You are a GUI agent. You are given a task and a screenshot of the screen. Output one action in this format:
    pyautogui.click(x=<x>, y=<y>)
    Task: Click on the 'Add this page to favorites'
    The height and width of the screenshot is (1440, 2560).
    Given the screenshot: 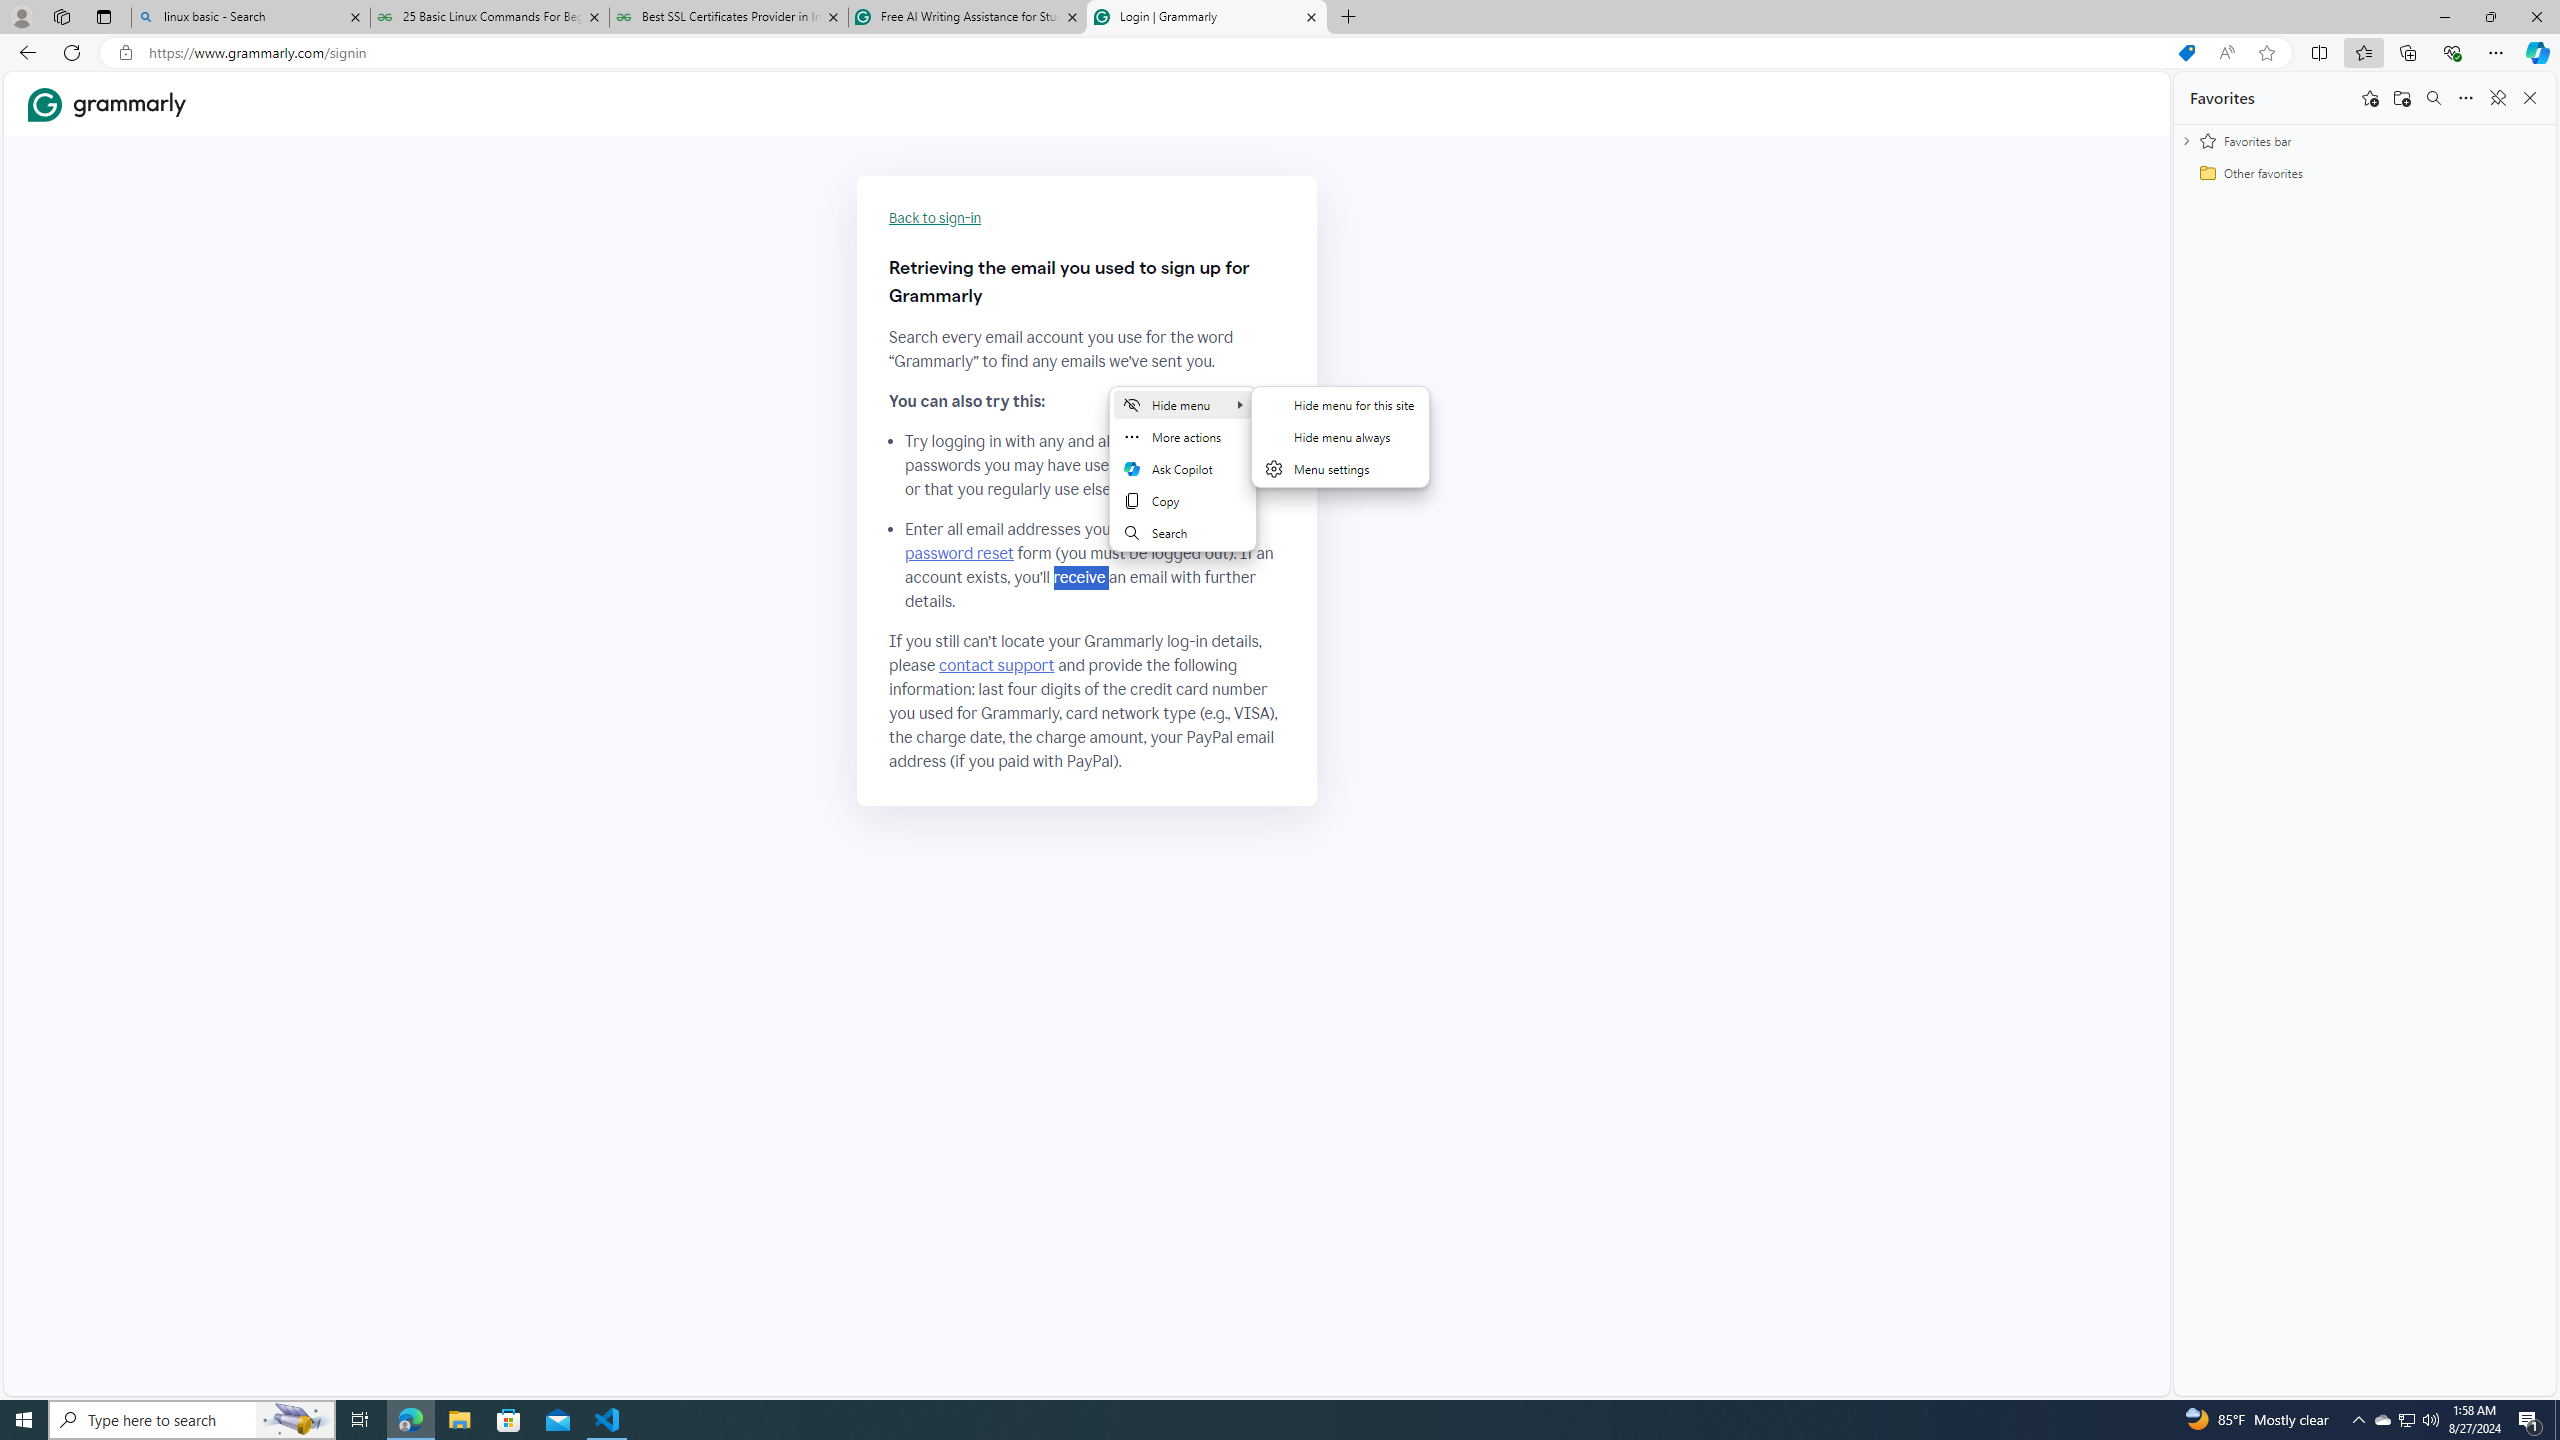 What is the action you would take?
    pyautogui.click(x=2368, y=96)
    